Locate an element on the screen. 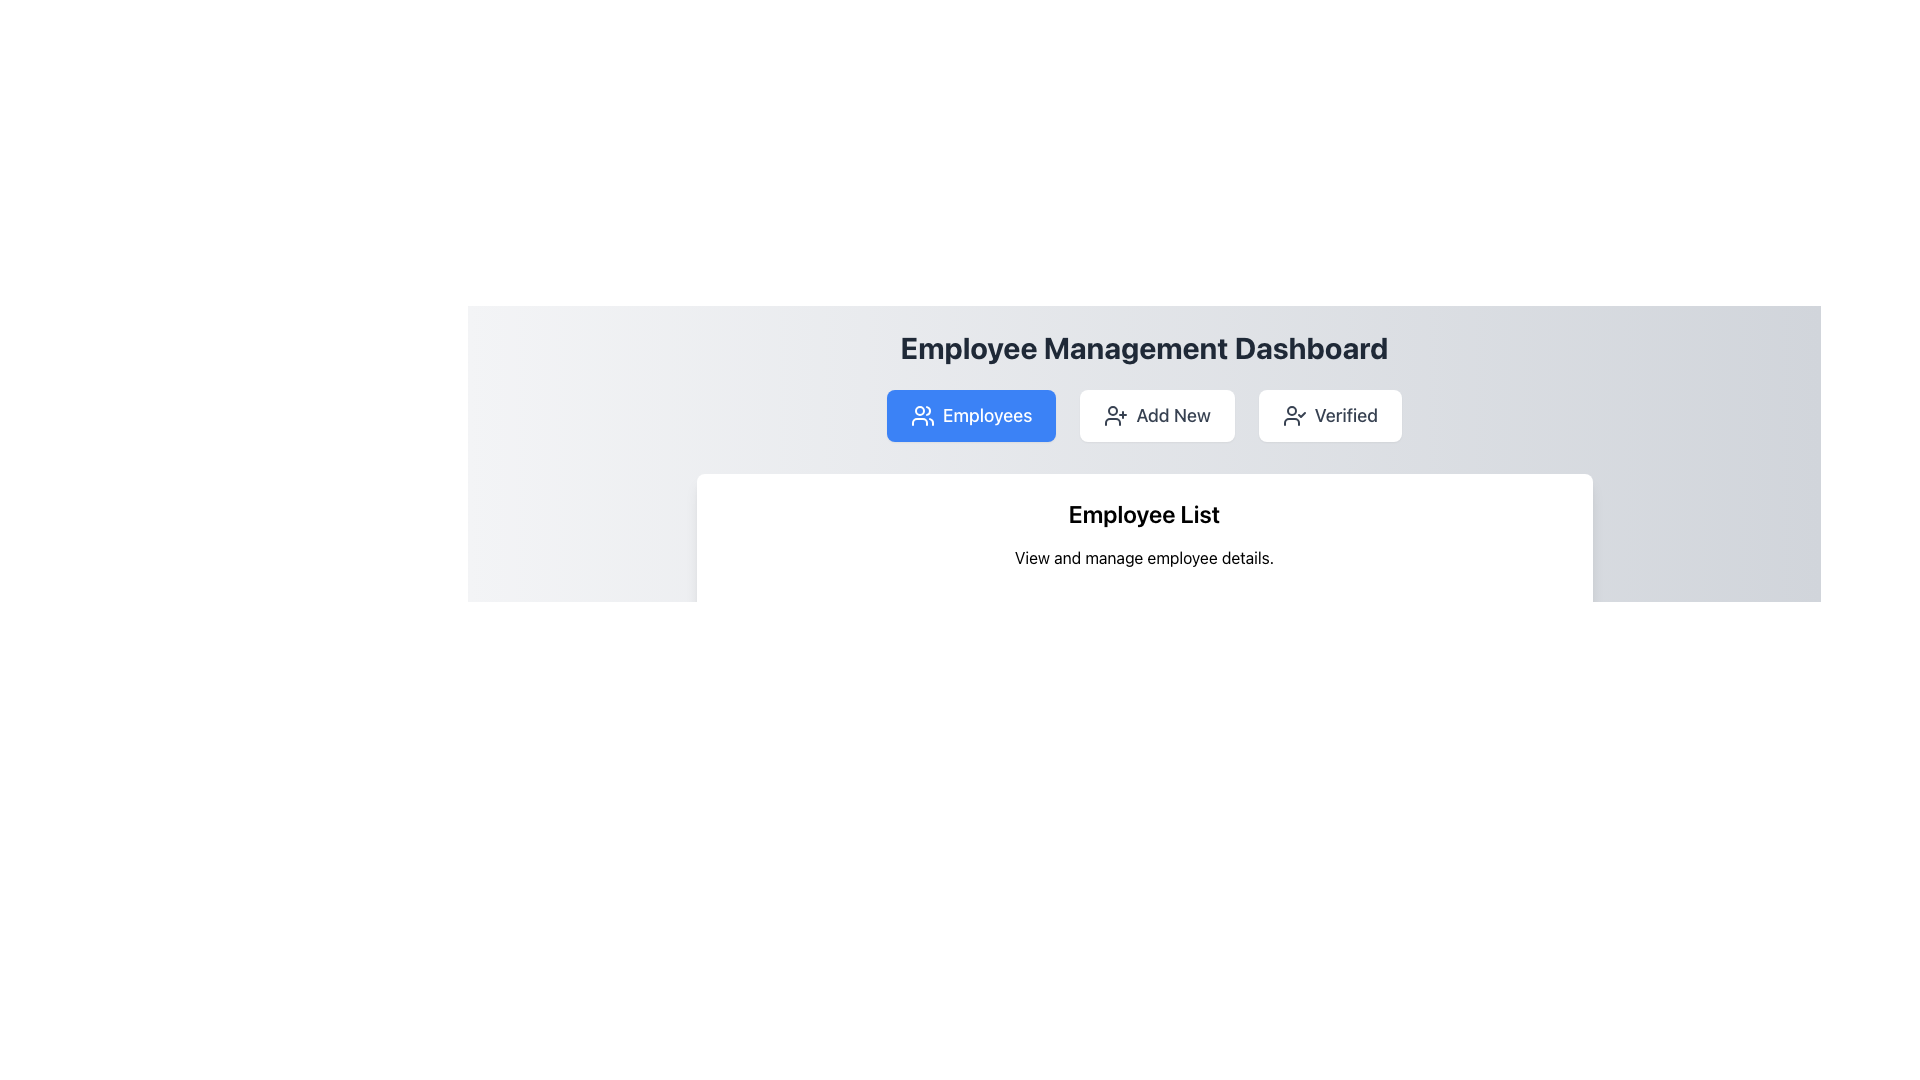  the 'Verified' button is located at coordinates (1294, 415).